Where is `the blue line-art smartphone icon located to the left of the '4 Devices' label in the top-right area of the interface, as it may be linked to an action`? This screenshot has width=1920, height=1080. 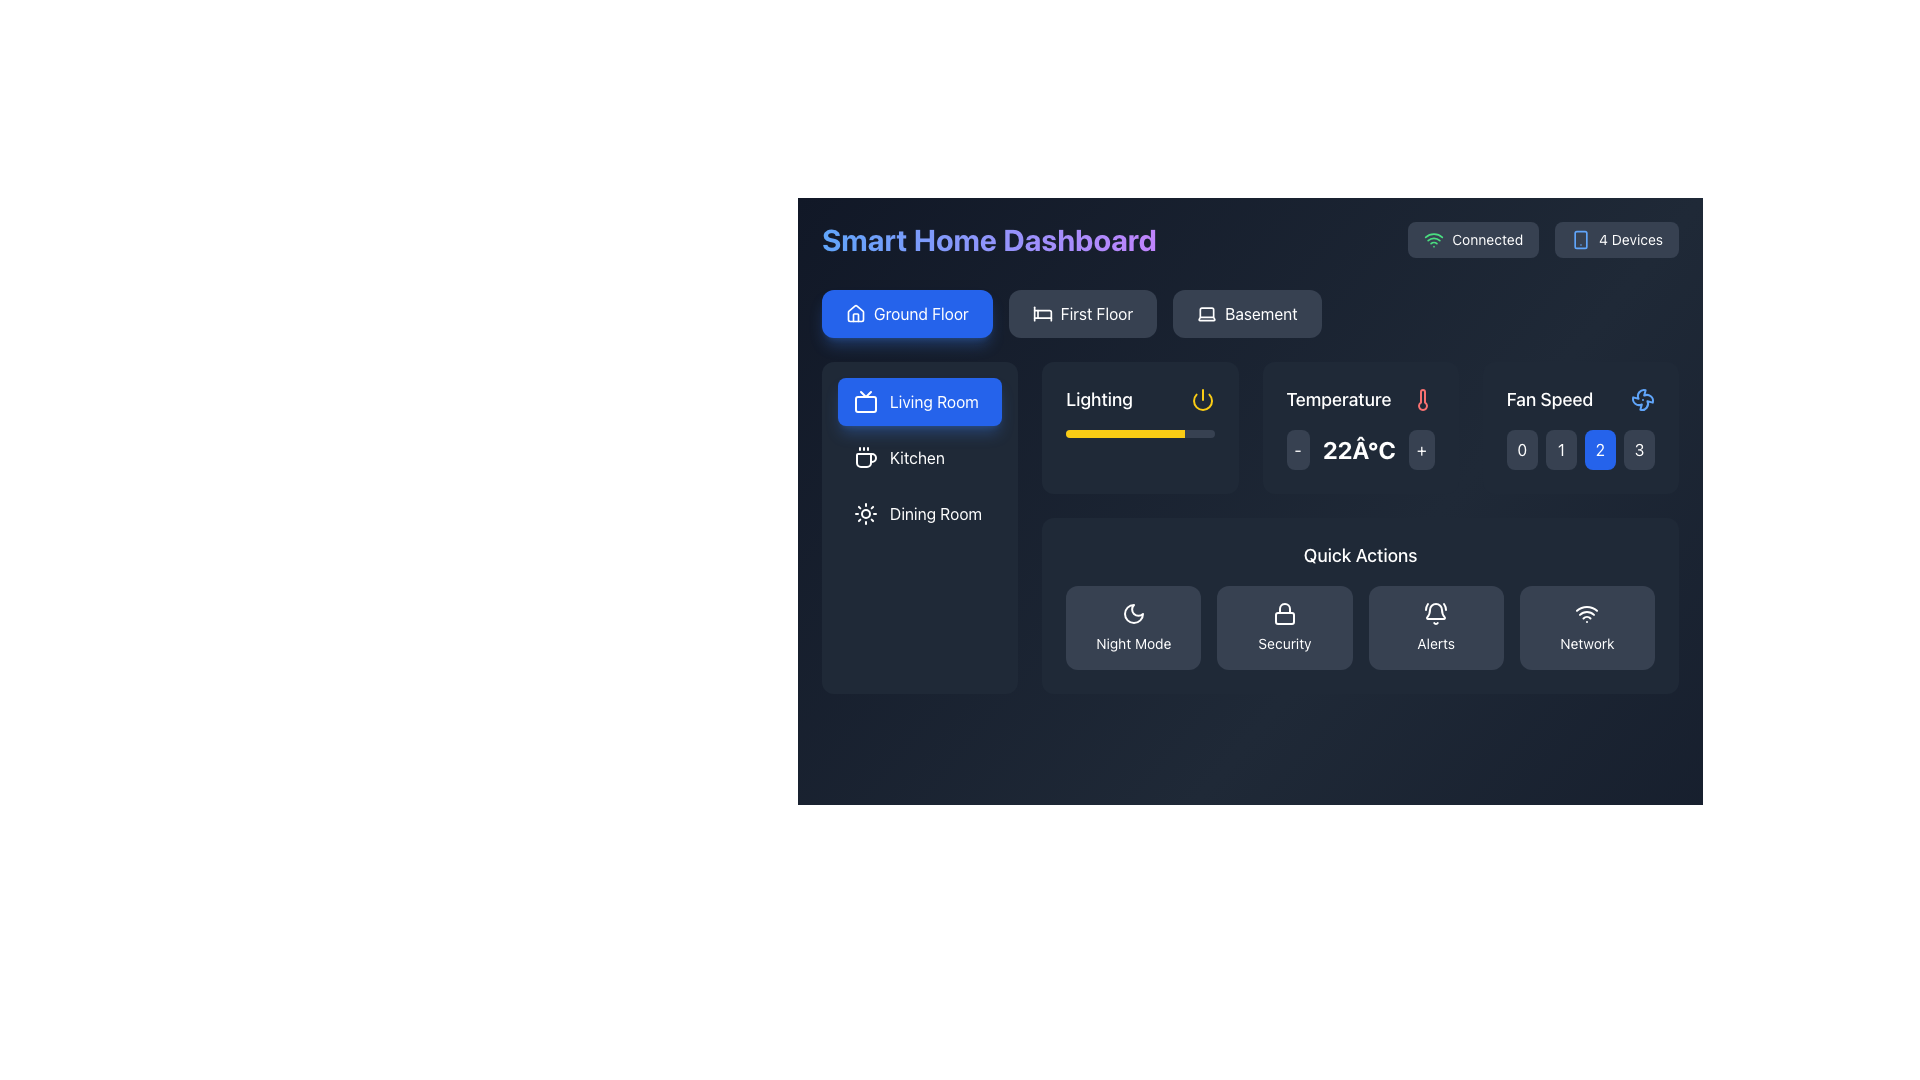
the blue line-art smartphone icon located to the left of the '4 Devices' label in the top-right area of the interface, as it may be linked to an action is located at coordinates (1580, 238).